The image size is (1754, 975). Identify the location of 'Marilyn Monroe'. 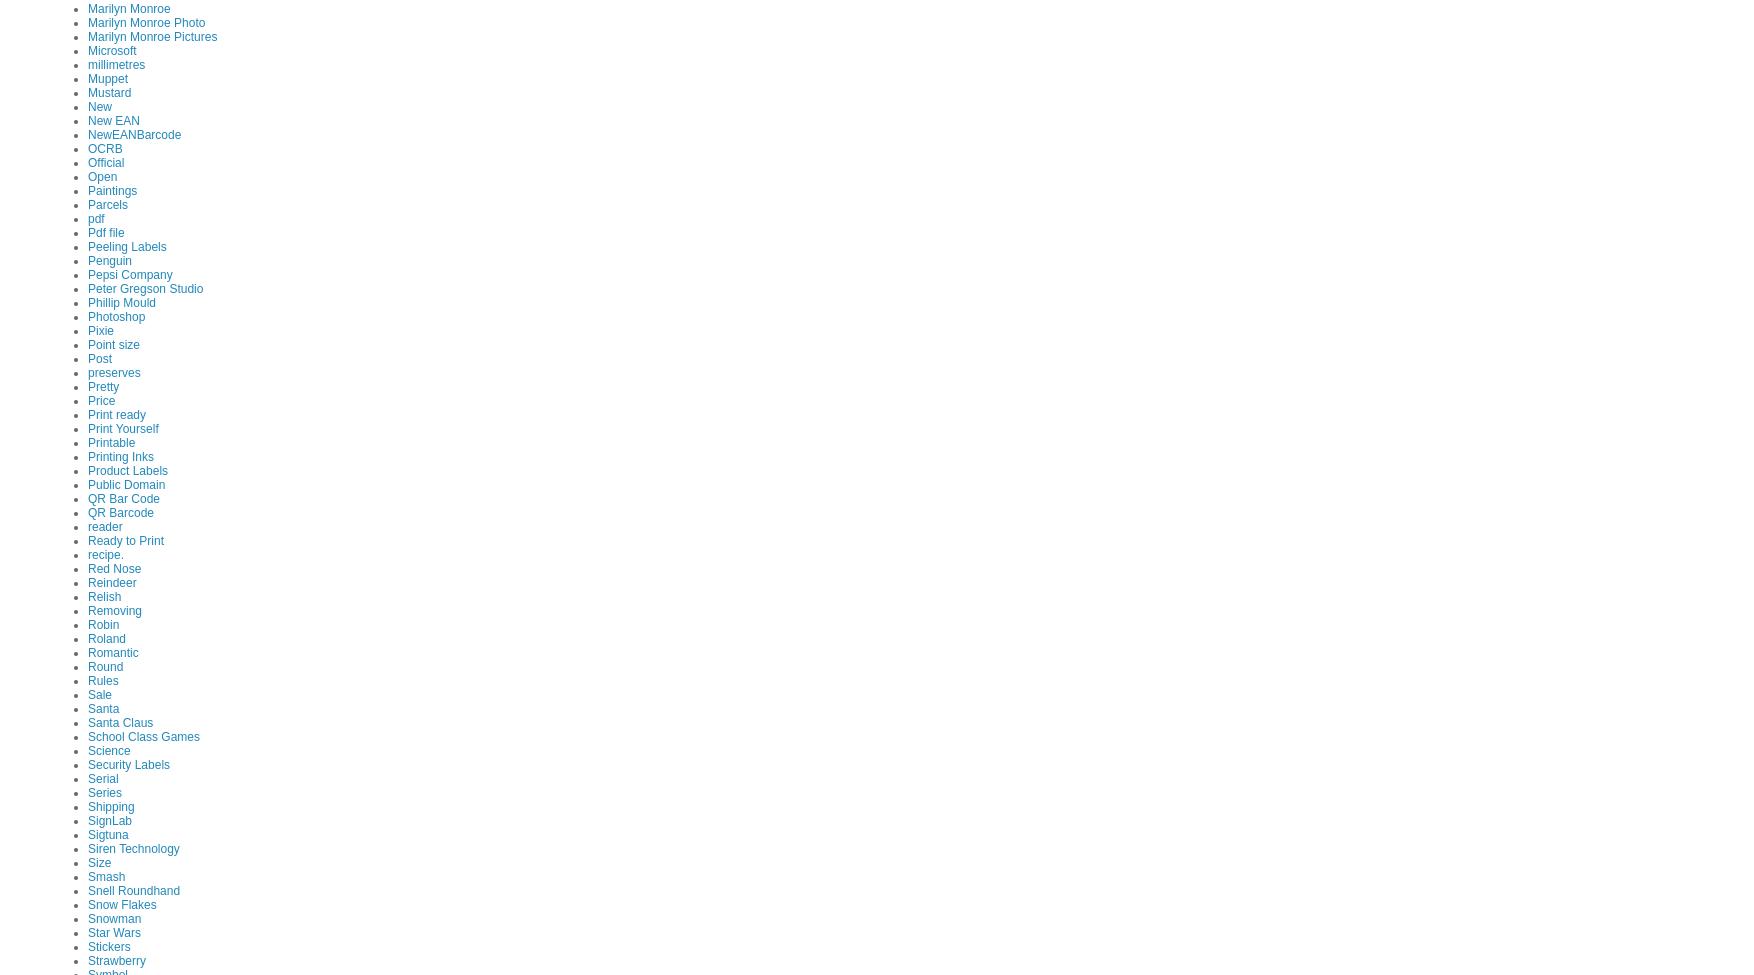
(88, 7).